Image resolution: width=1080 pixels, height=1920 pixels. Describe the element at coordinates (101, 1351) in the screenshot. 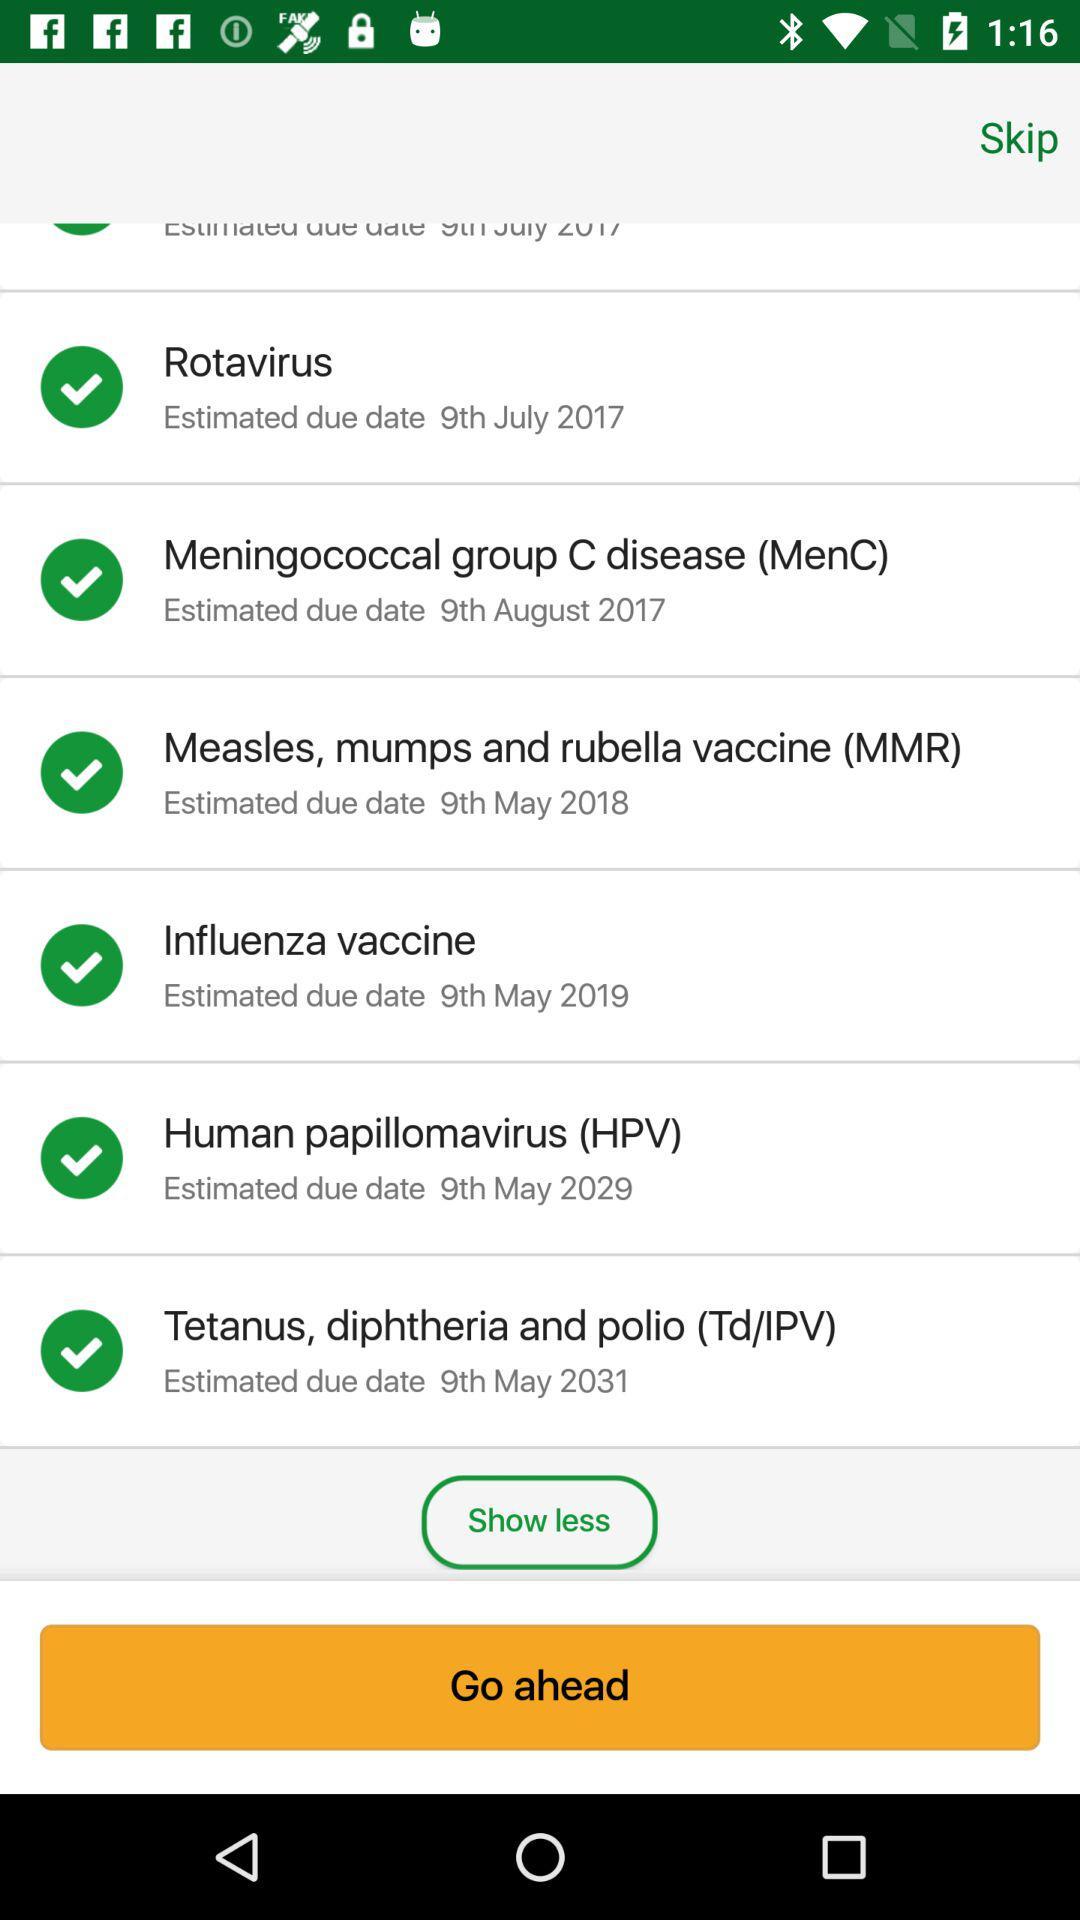

I see `ok` at that location.